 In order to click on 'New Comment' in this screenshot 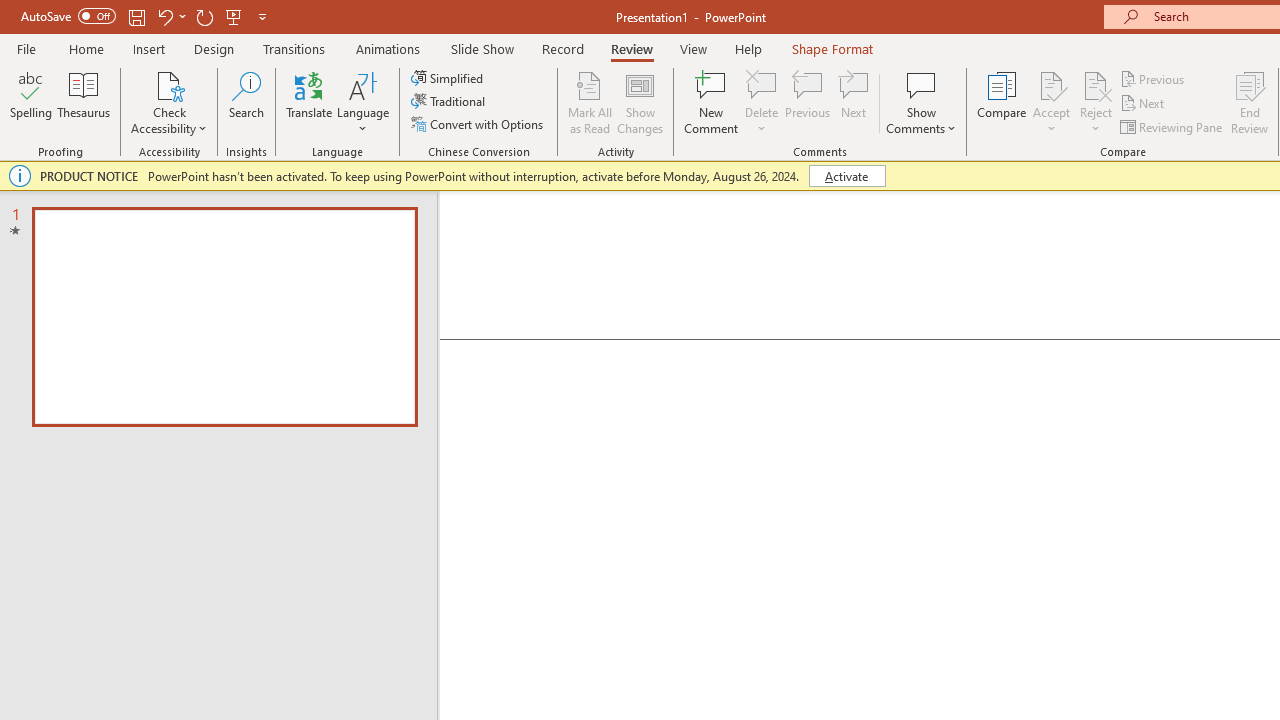, I will do `click(711, 103)`.